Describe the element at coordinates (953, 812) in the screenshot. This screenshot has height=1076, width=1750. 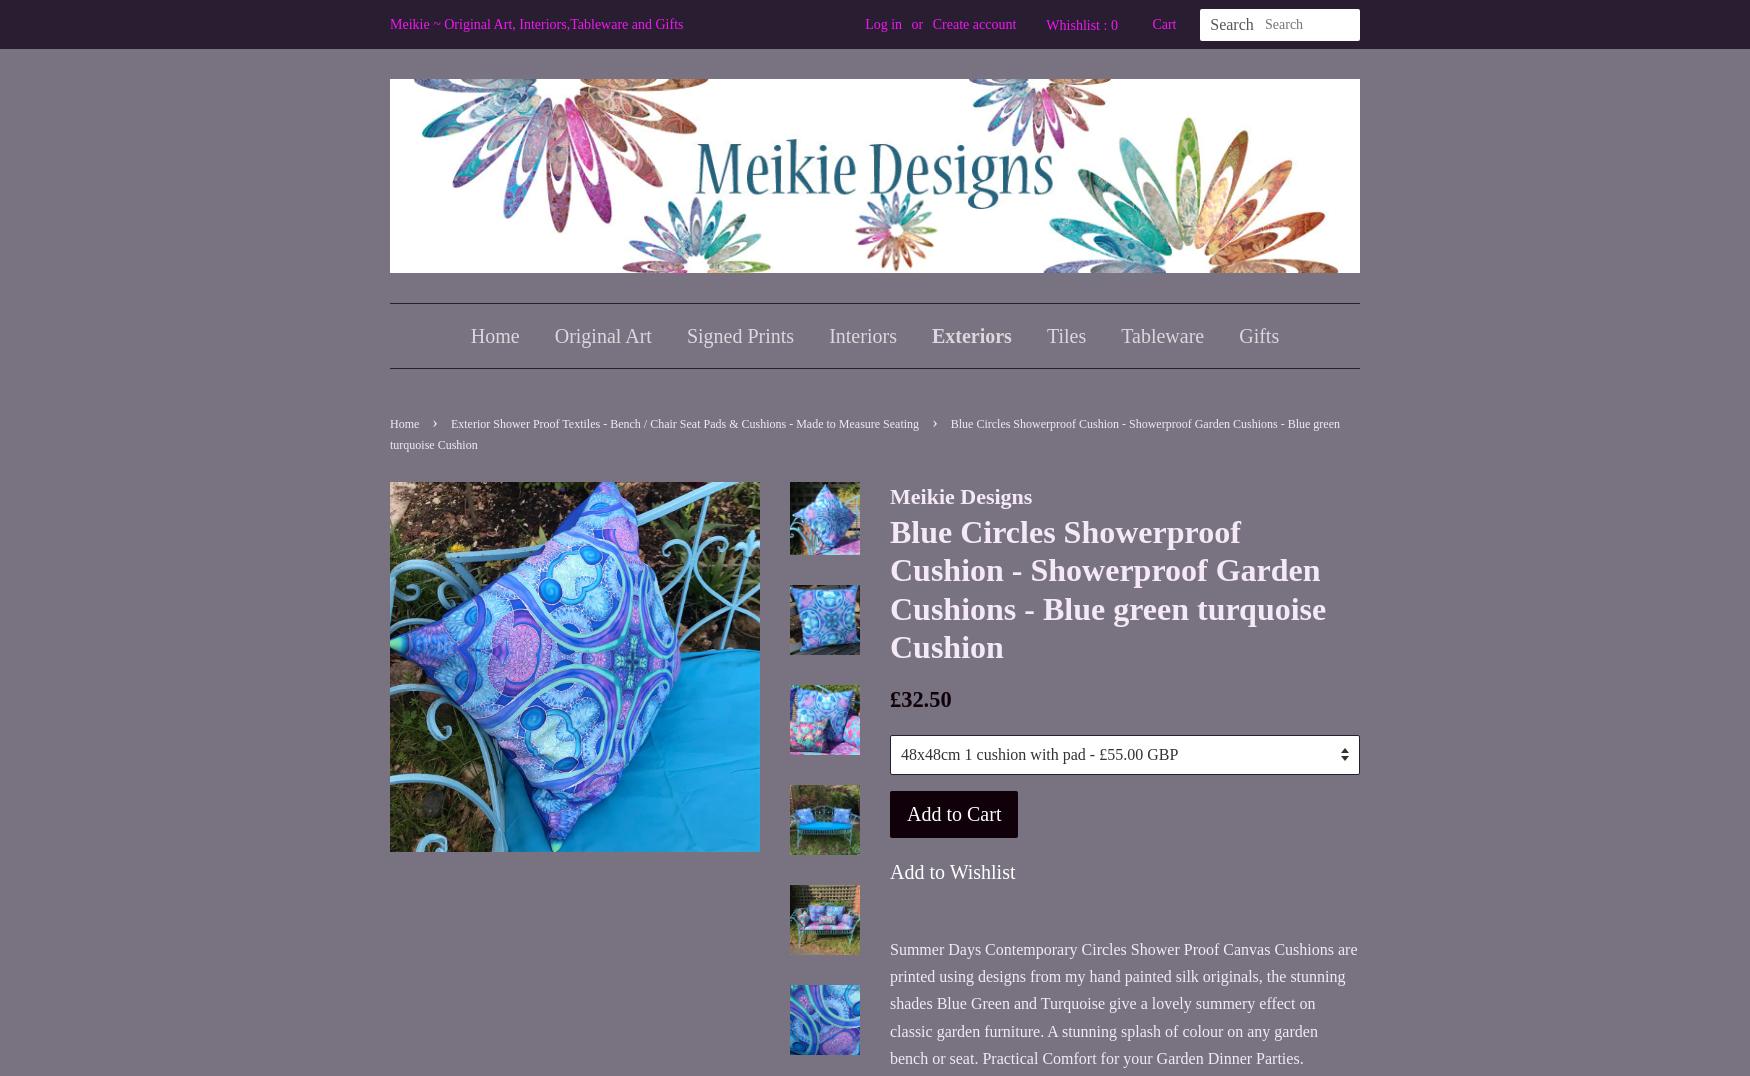
I see `'Add to Cart'` at that location.